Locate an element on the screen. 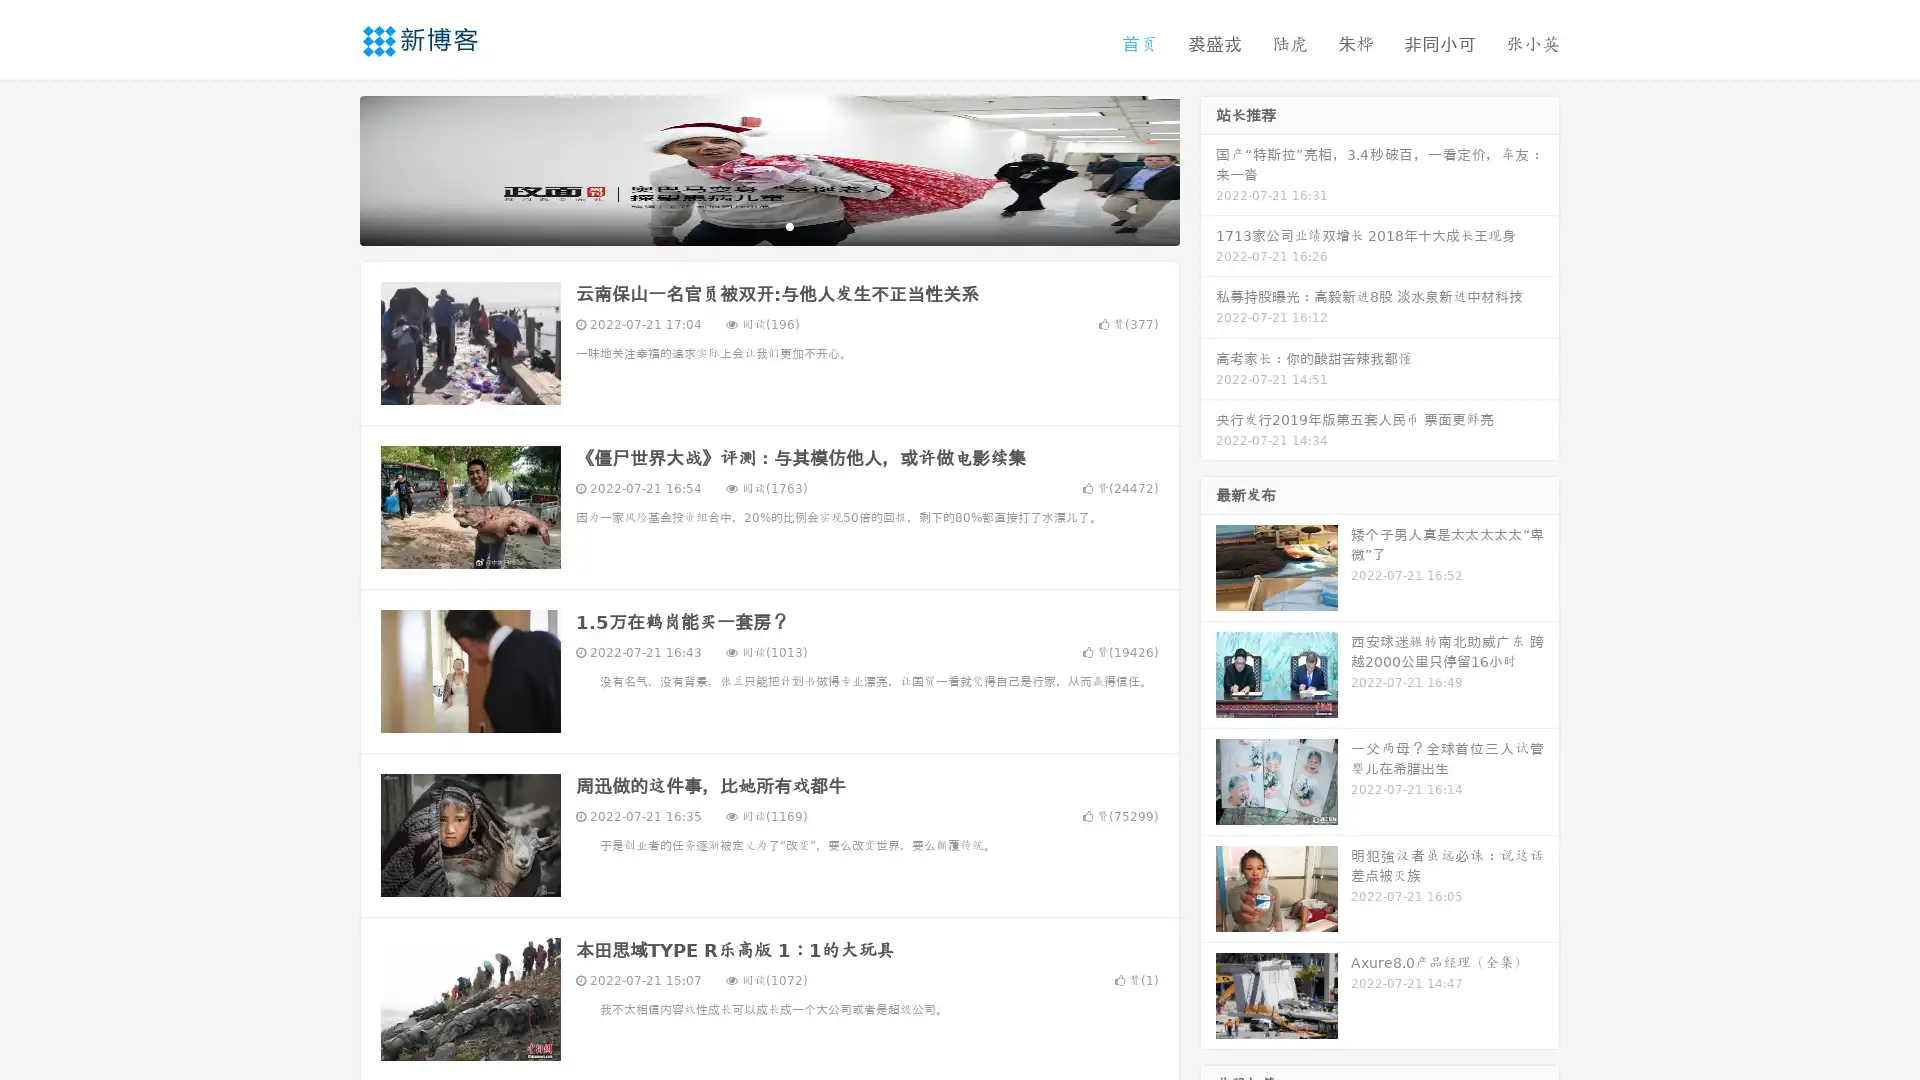 Image resolution: width=1920 pixels, height=1080 pixels. Next slide is located at coordinates (1208, 168).